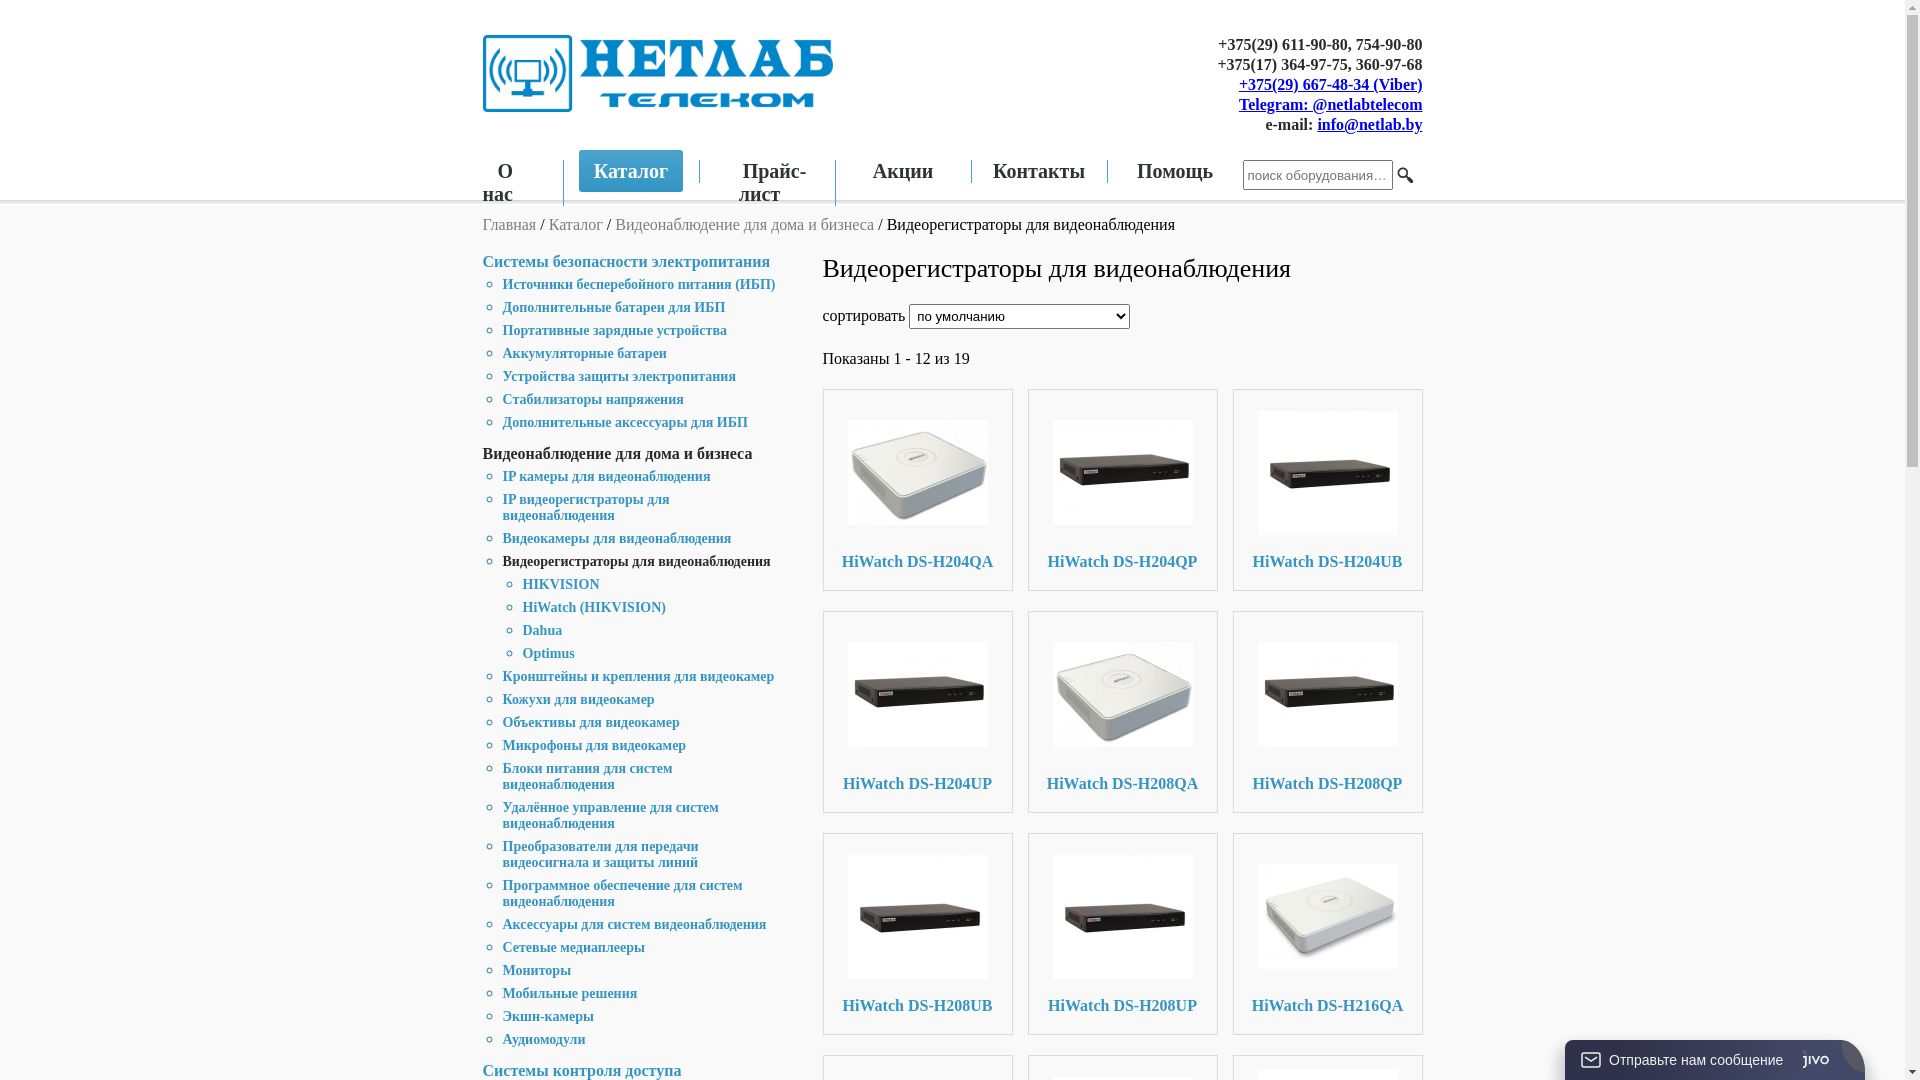  Describe the element at coordinates (1328, 916) in the screenshot. I see `'HiWatch DS-H216QA'` at that location.